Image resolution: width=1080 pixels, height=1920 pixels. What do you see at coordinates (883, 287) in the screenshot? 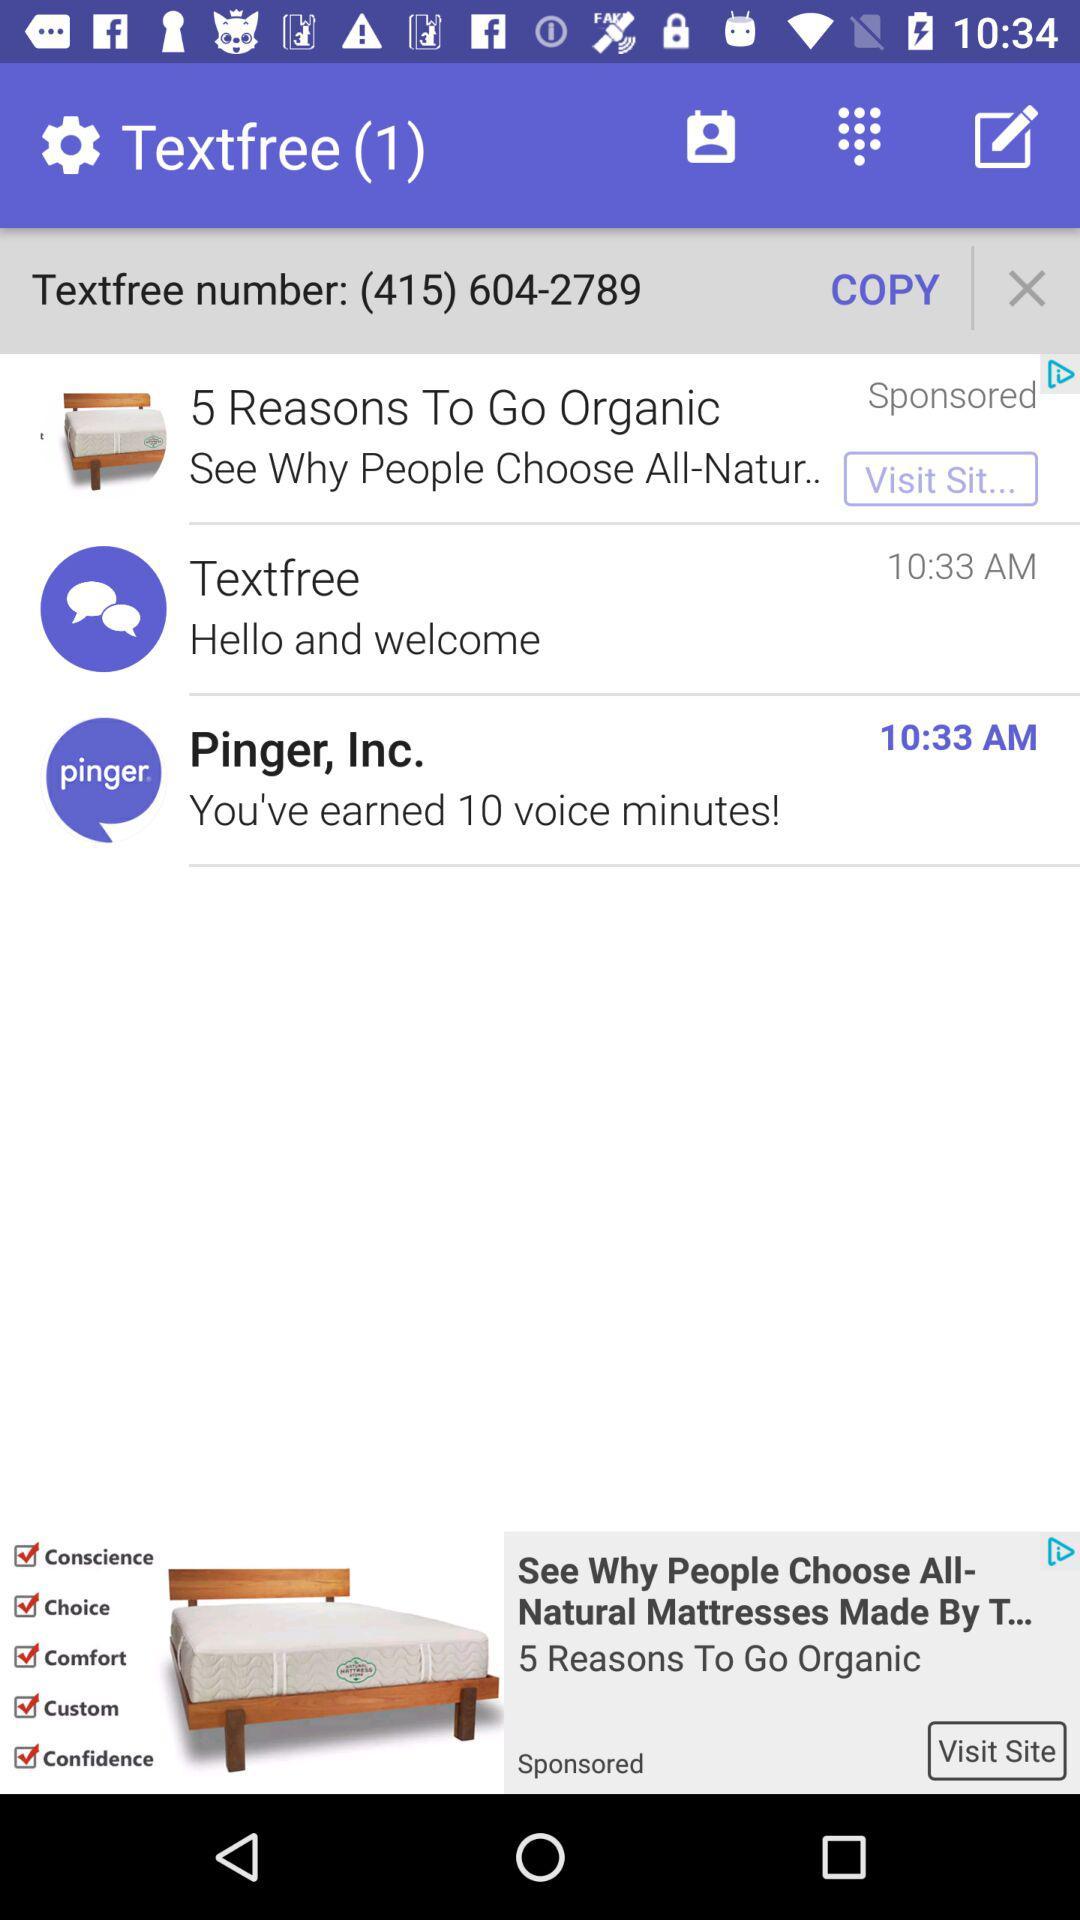
I see `icon above sponsored` at bounding box center [883, 287].